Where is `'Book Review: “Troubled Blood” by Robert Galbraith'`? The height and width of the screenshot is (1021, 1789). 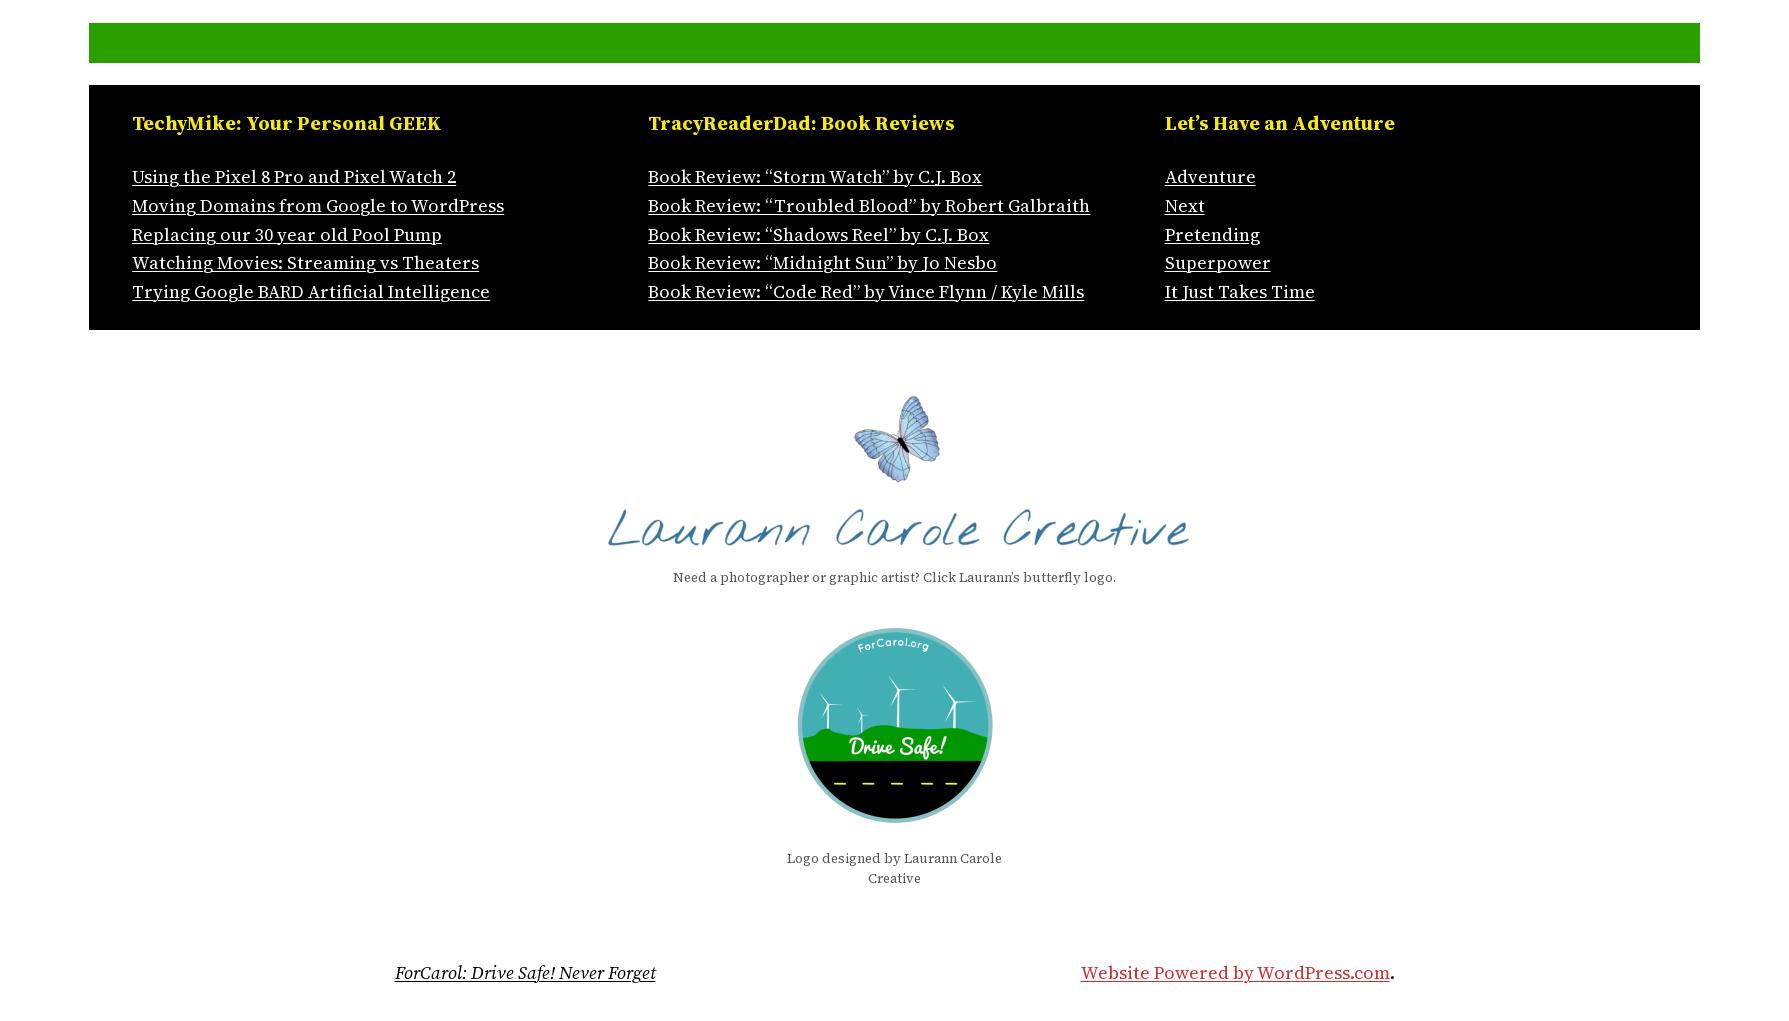 'Book Review: “Troubled Blood” by Robert Galbraith' is located at coordinates (647, 204).